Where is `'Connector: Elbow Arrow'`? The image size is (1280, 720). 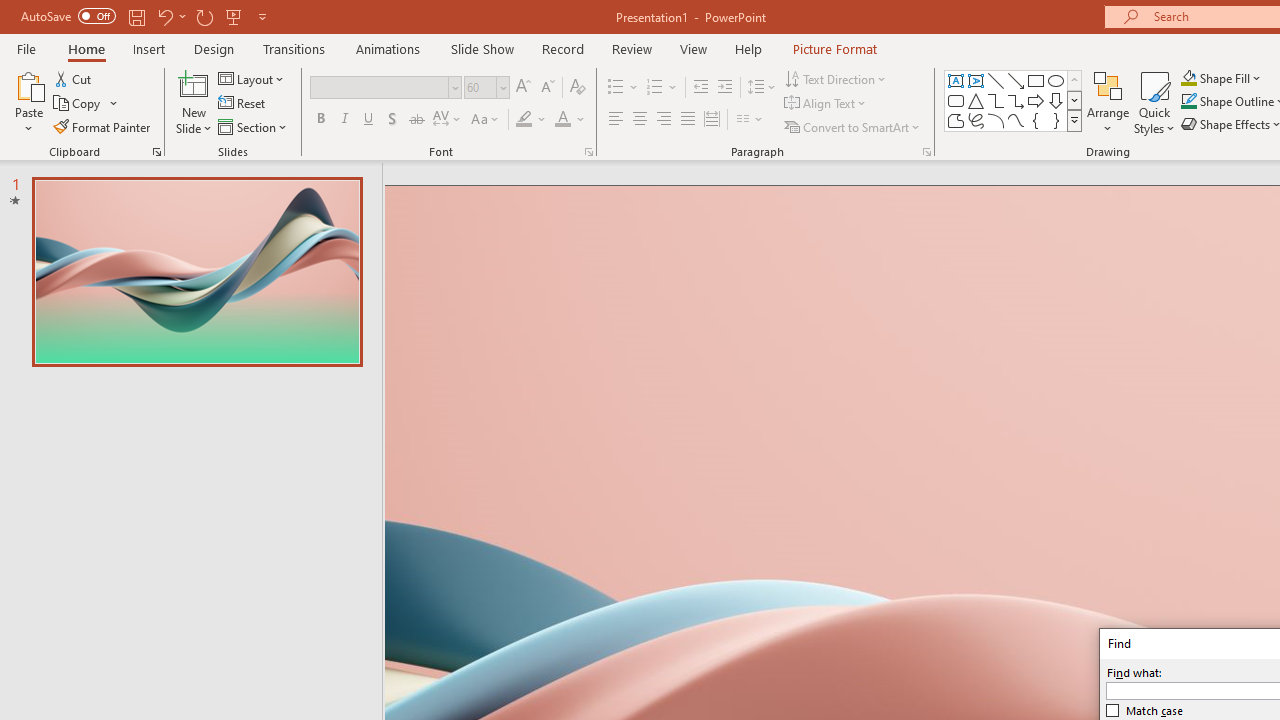
'Connector: Elbow Arrow' is located at coordinates (1016, 100).